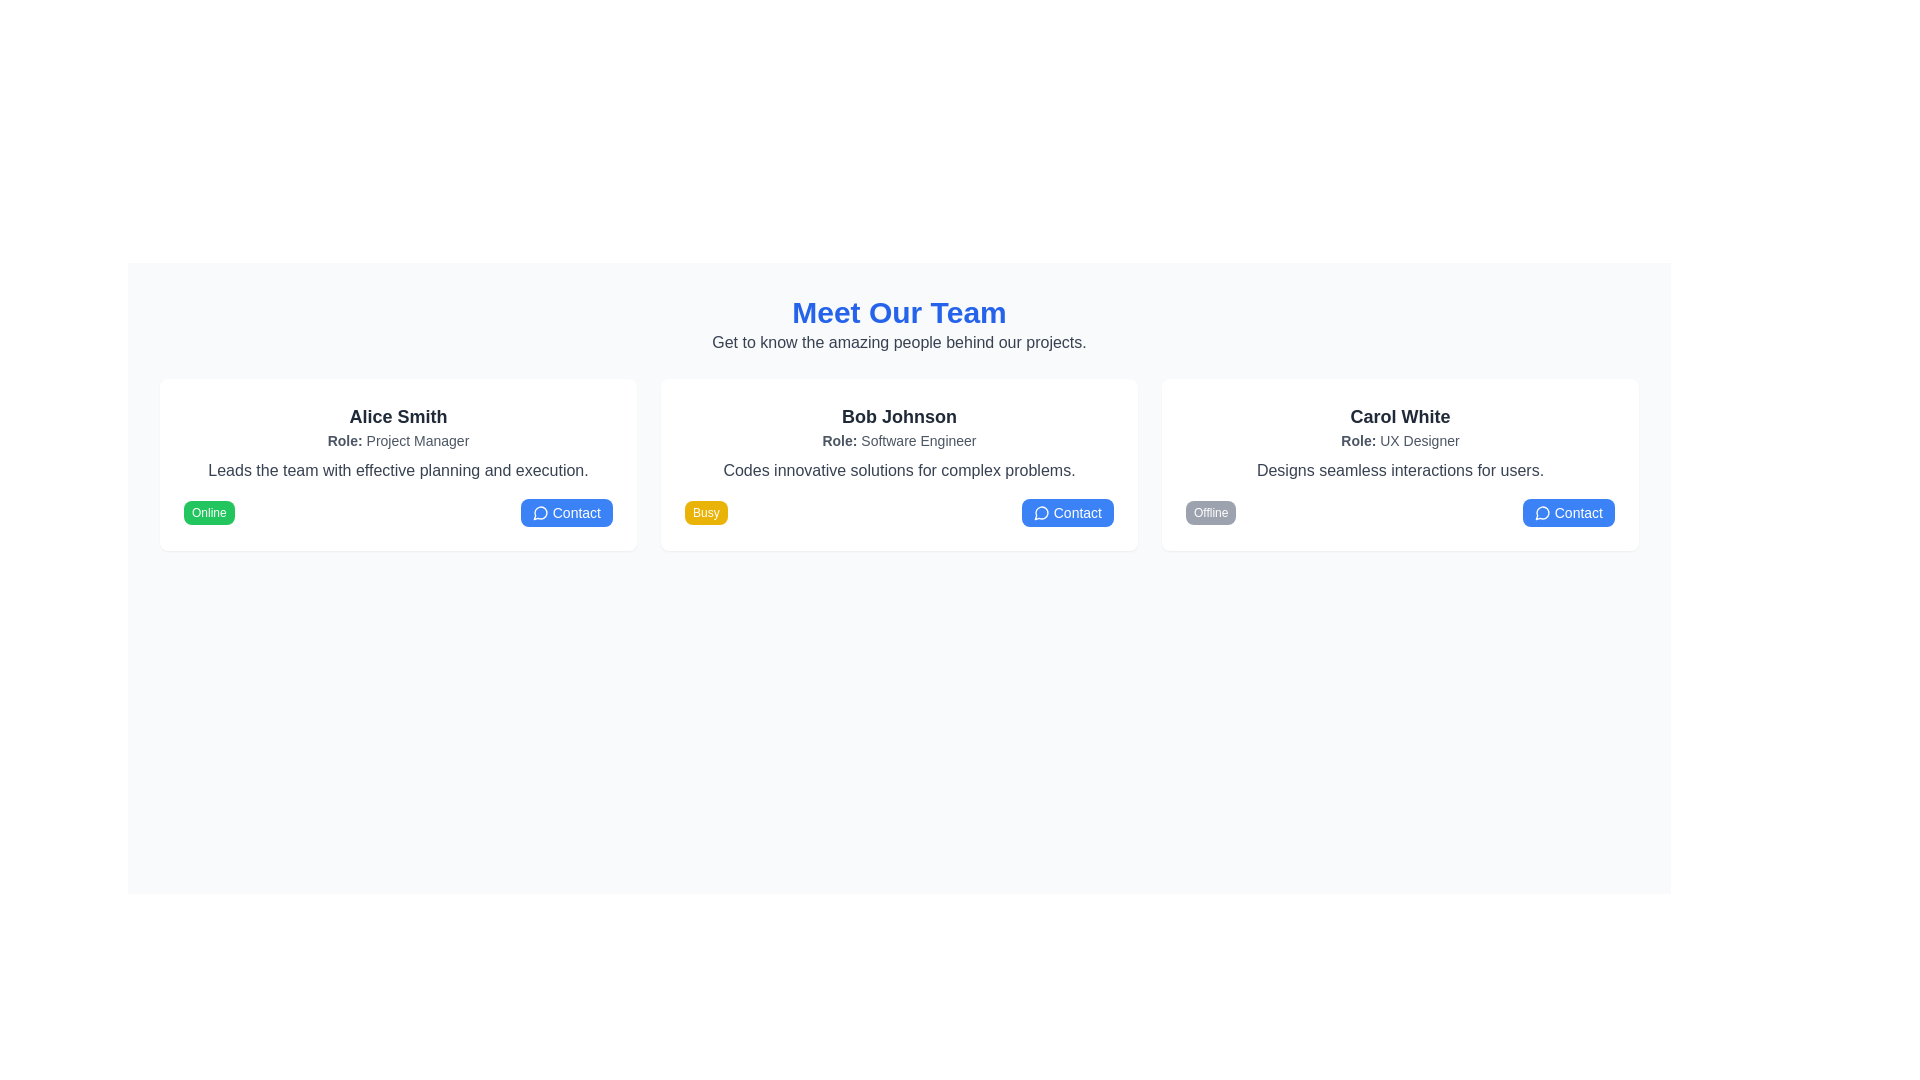 The width and height of the screenshot is (1920, 1080). What do you see at coordinates (398, 415) in the screenshot?
I see `text label displaying 'Alice Smith' located at the top of the leftmost card above the text 'Role: Project Manager.'` at bounding box center [398, 415].